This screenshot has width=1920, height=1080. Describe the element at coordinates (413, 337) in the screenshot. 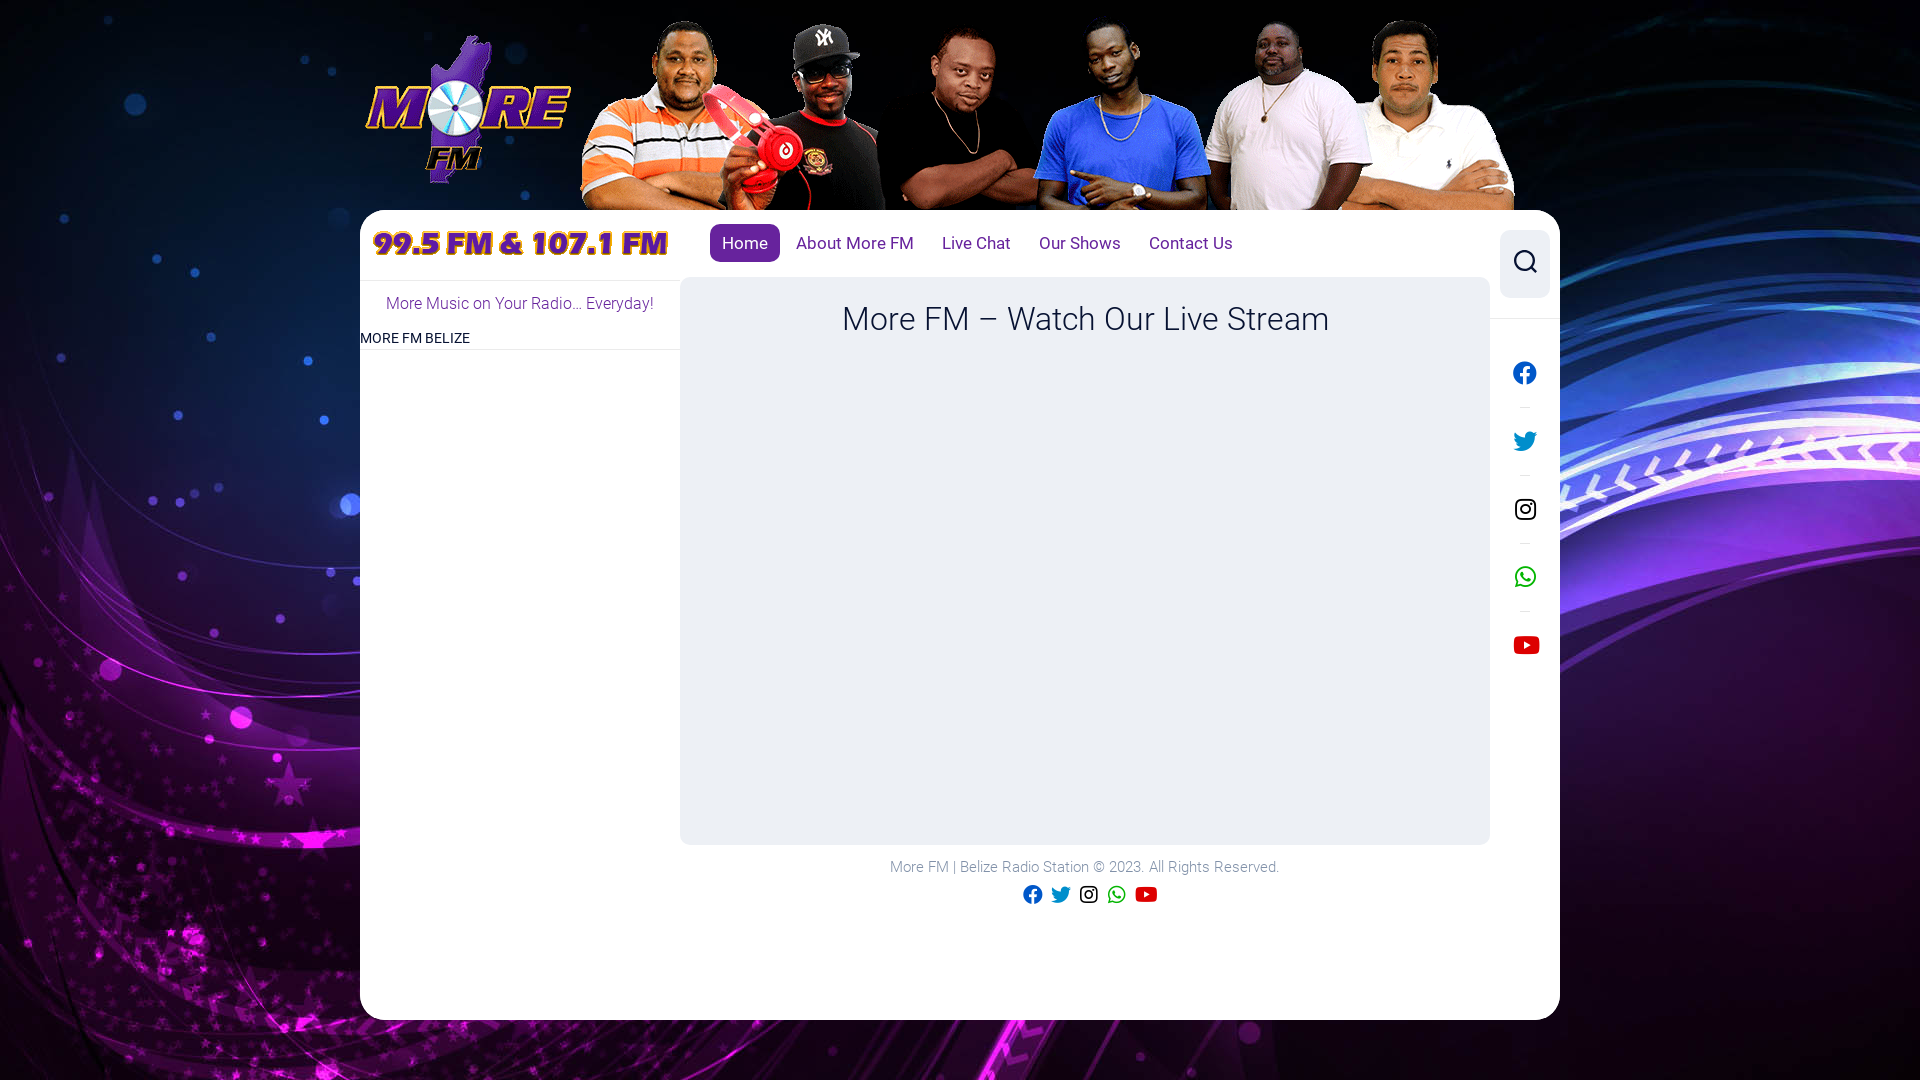

I see `'MORE FM BELIZE'` at that location.